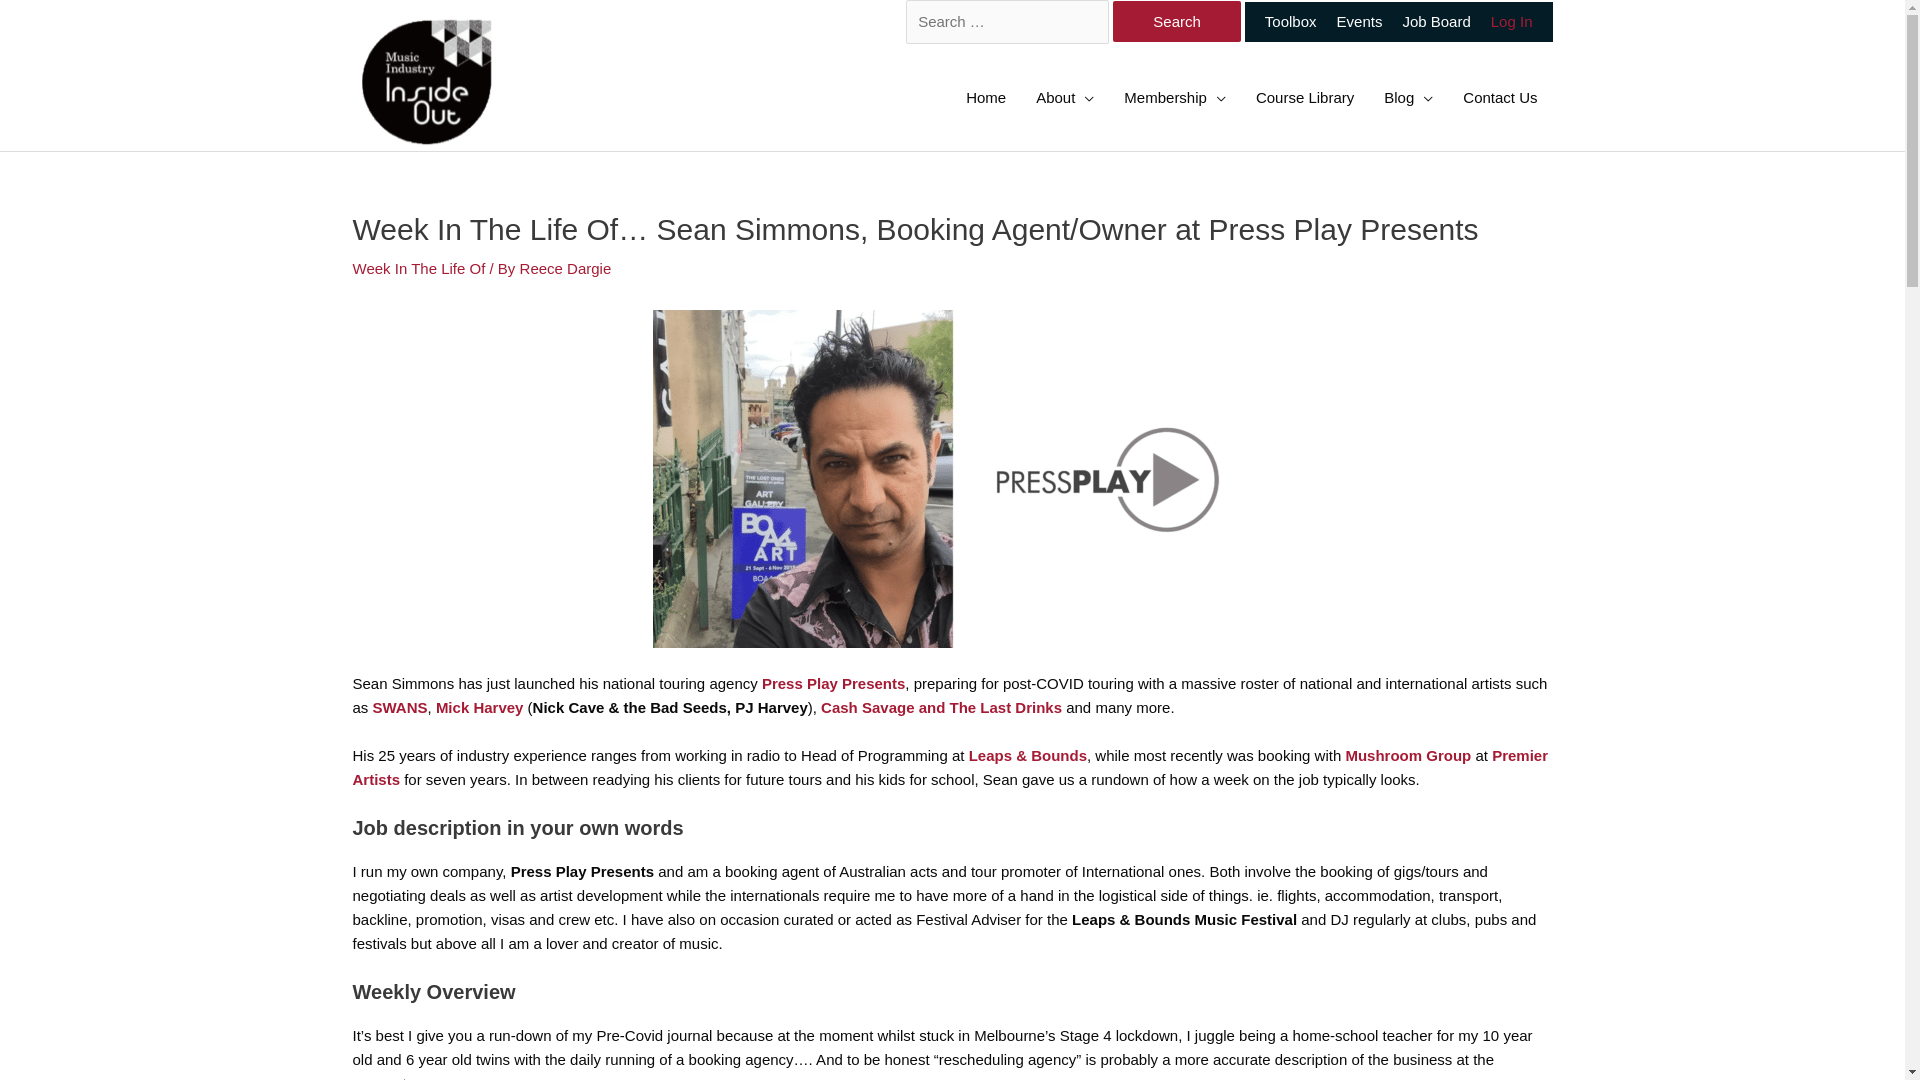 The image size is (1920, 1080). I want to click on 'Job Board', so click(1434, 22).